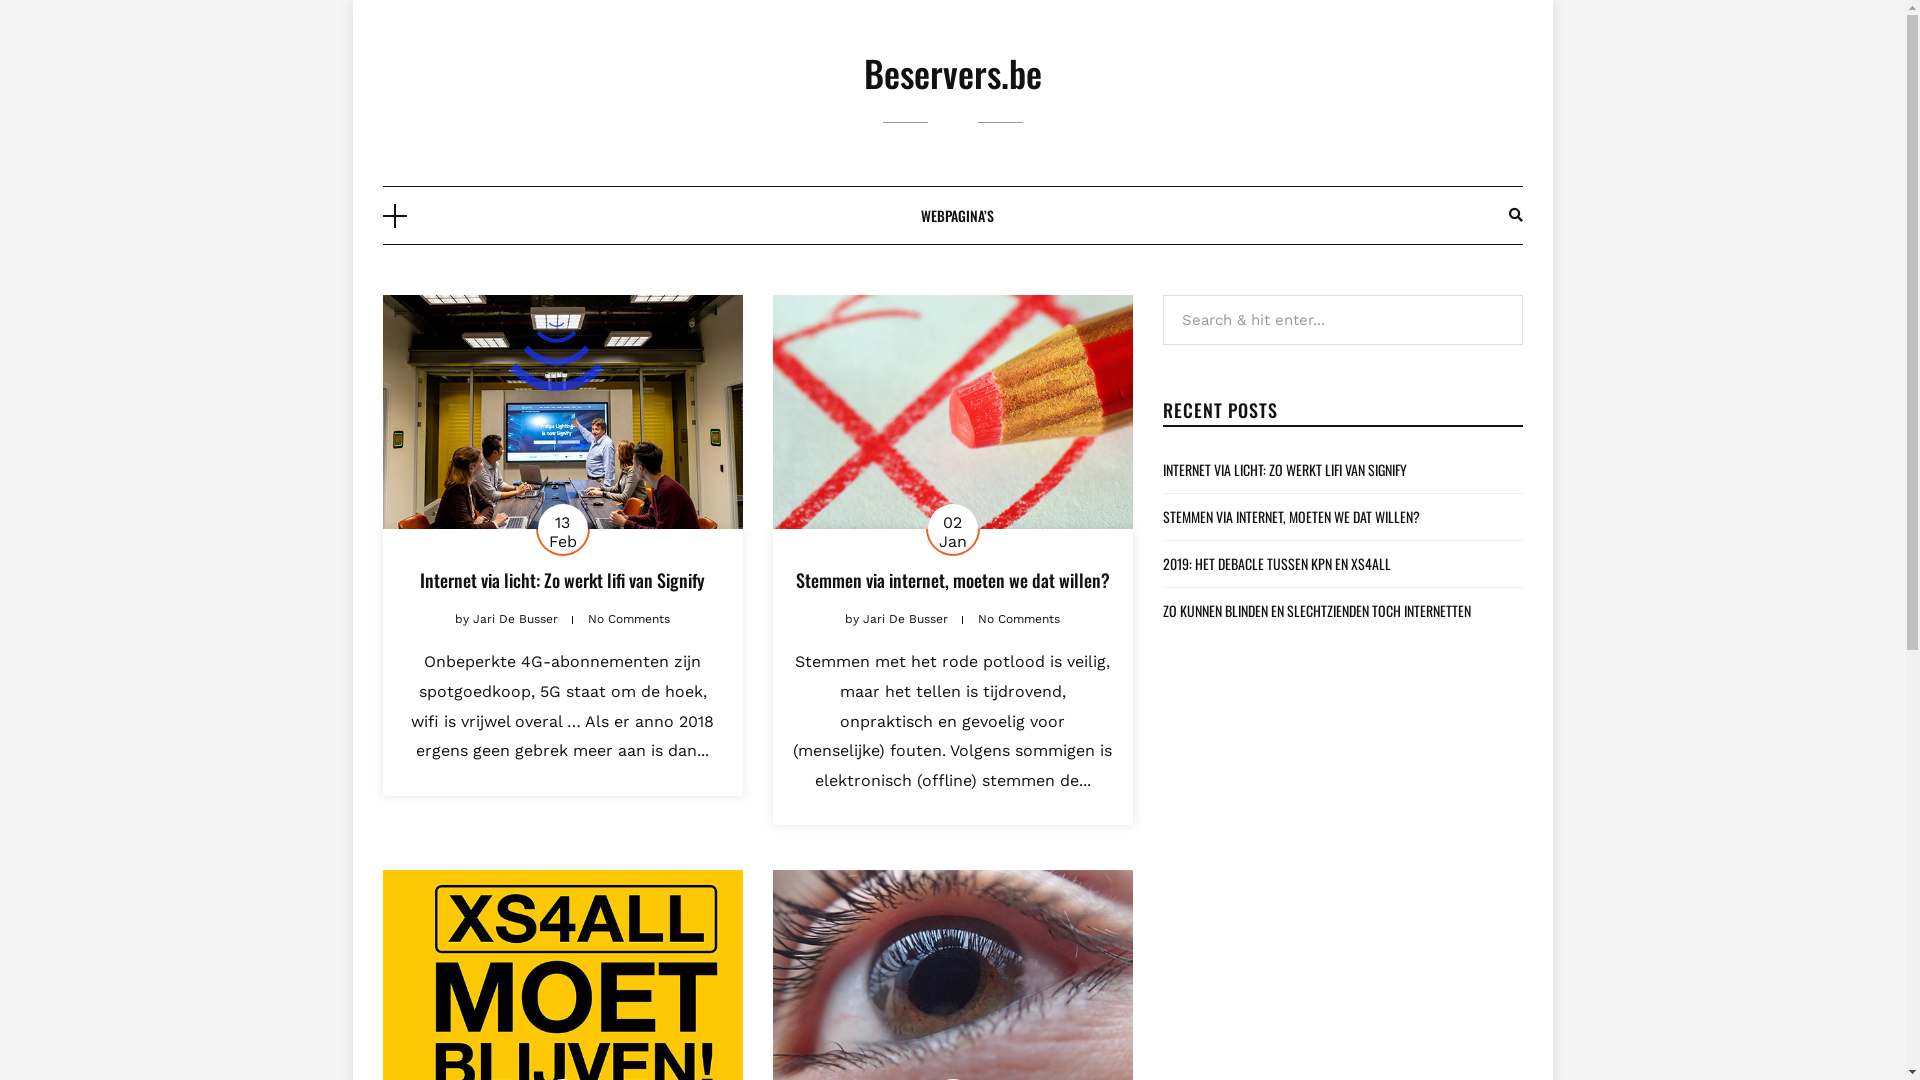  Describe the element at coordinates (561, 579) in the screenshot. I see `'Internet via licht: Zo werkt lifi van Signify'` at that location.